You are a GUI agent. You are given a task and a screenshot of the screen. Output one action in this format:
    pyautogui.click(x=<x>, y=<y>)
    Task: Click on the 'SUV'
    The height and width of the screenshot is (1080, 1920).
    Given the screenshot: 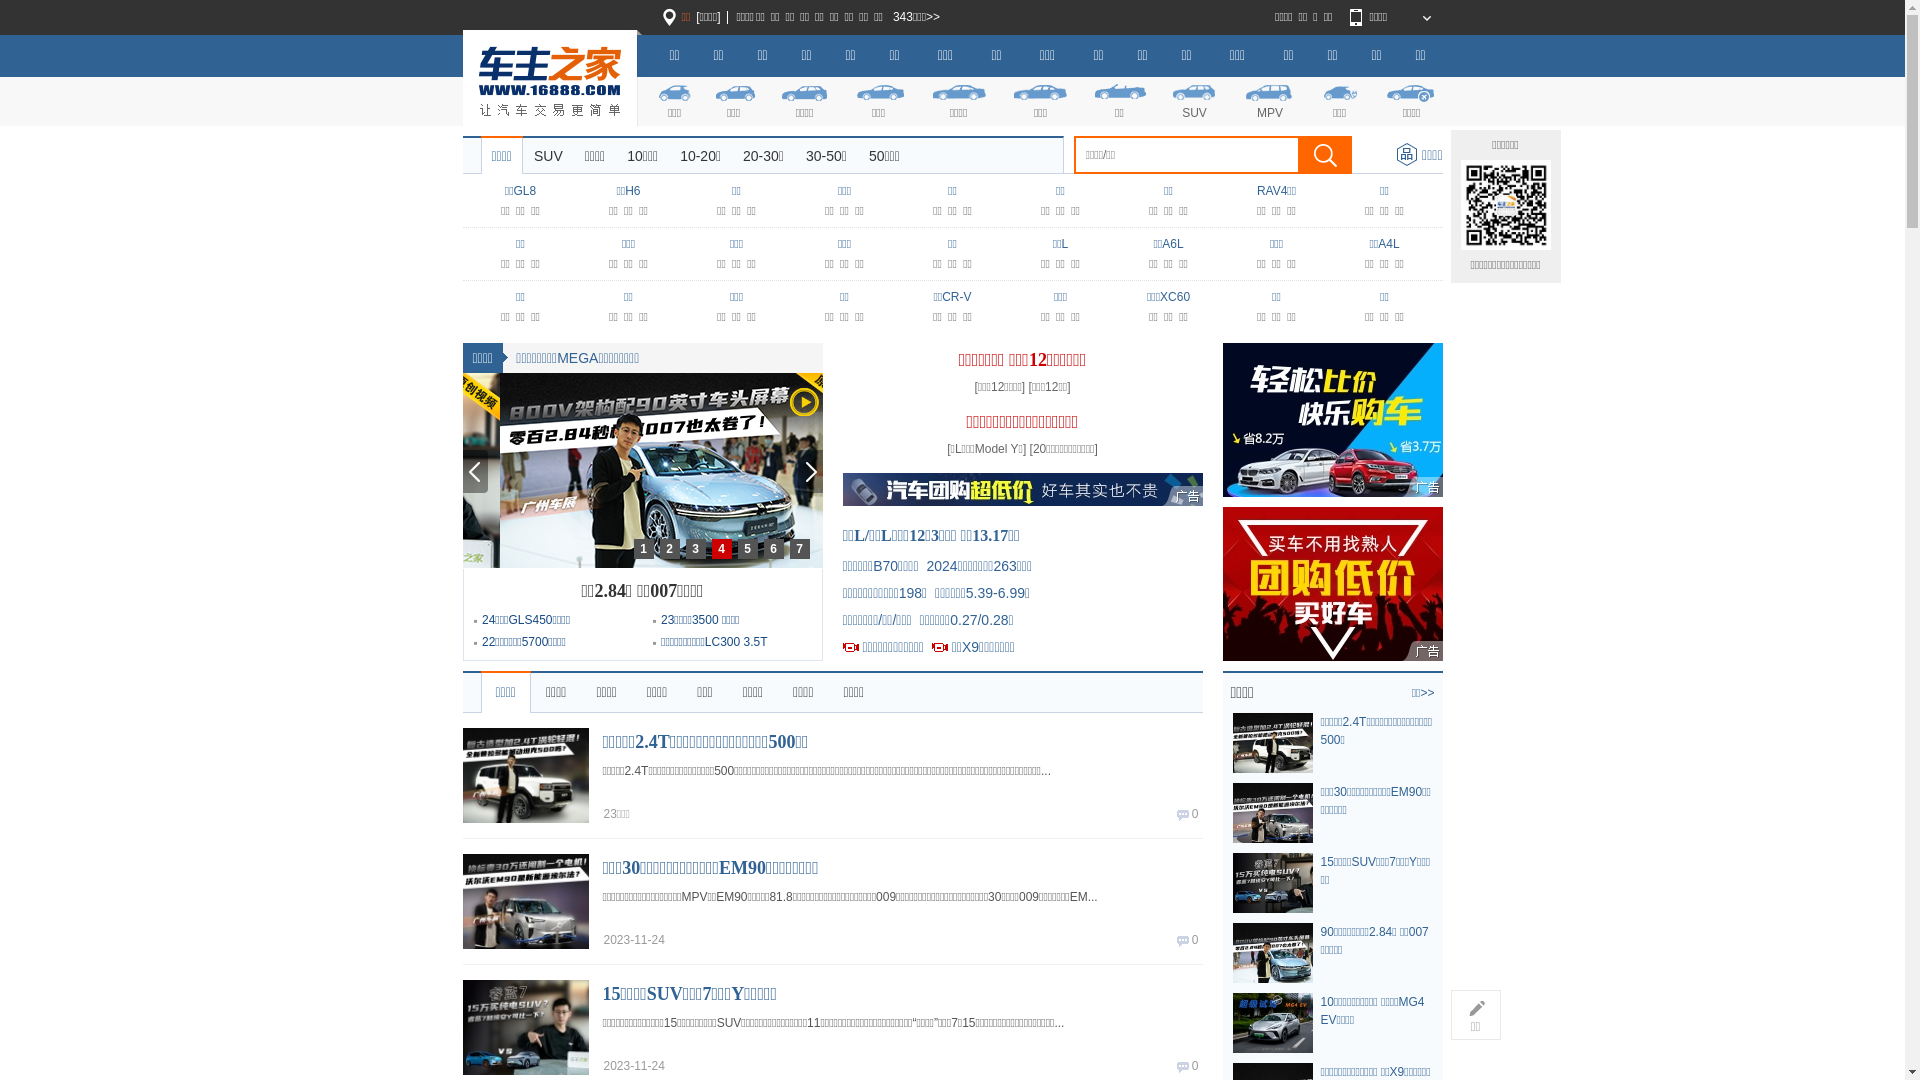 What is the action you would take?
    pyautogui.click(x=1166, y=99)
    